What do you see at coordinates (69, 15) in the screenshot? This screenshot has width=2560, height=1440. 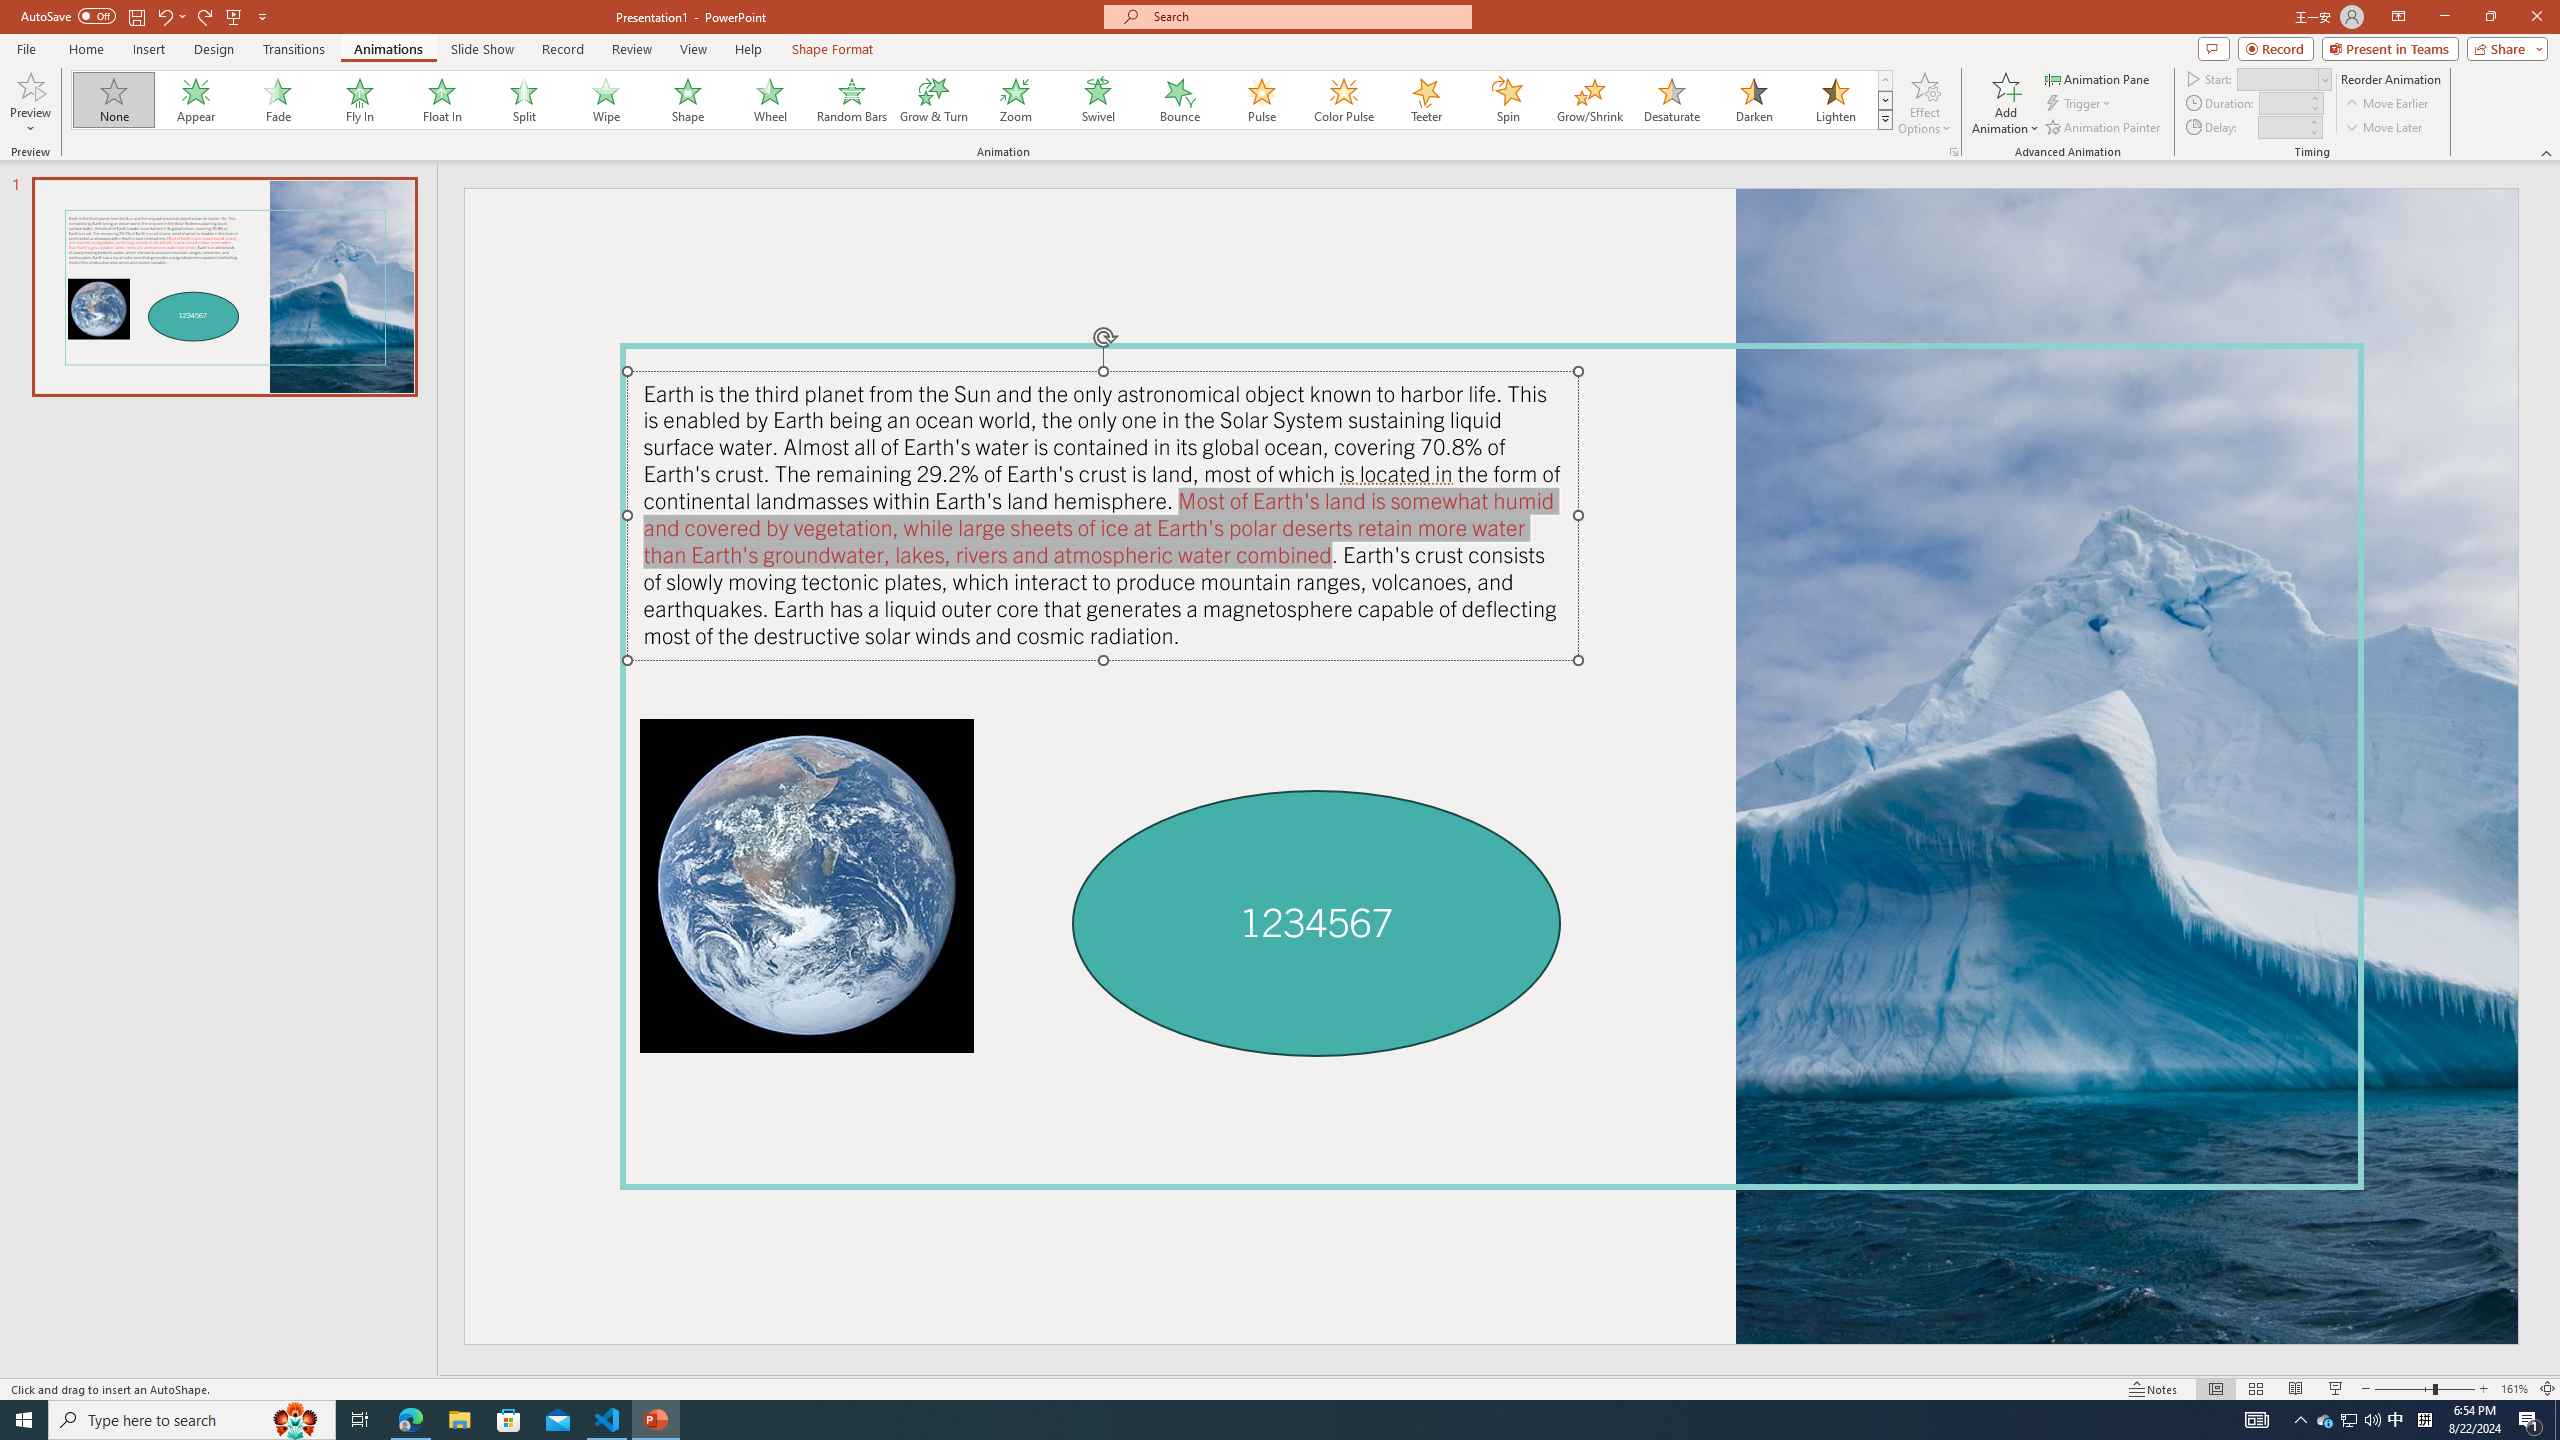 I see `'AutoSave'` at bounding box center [69, 15].